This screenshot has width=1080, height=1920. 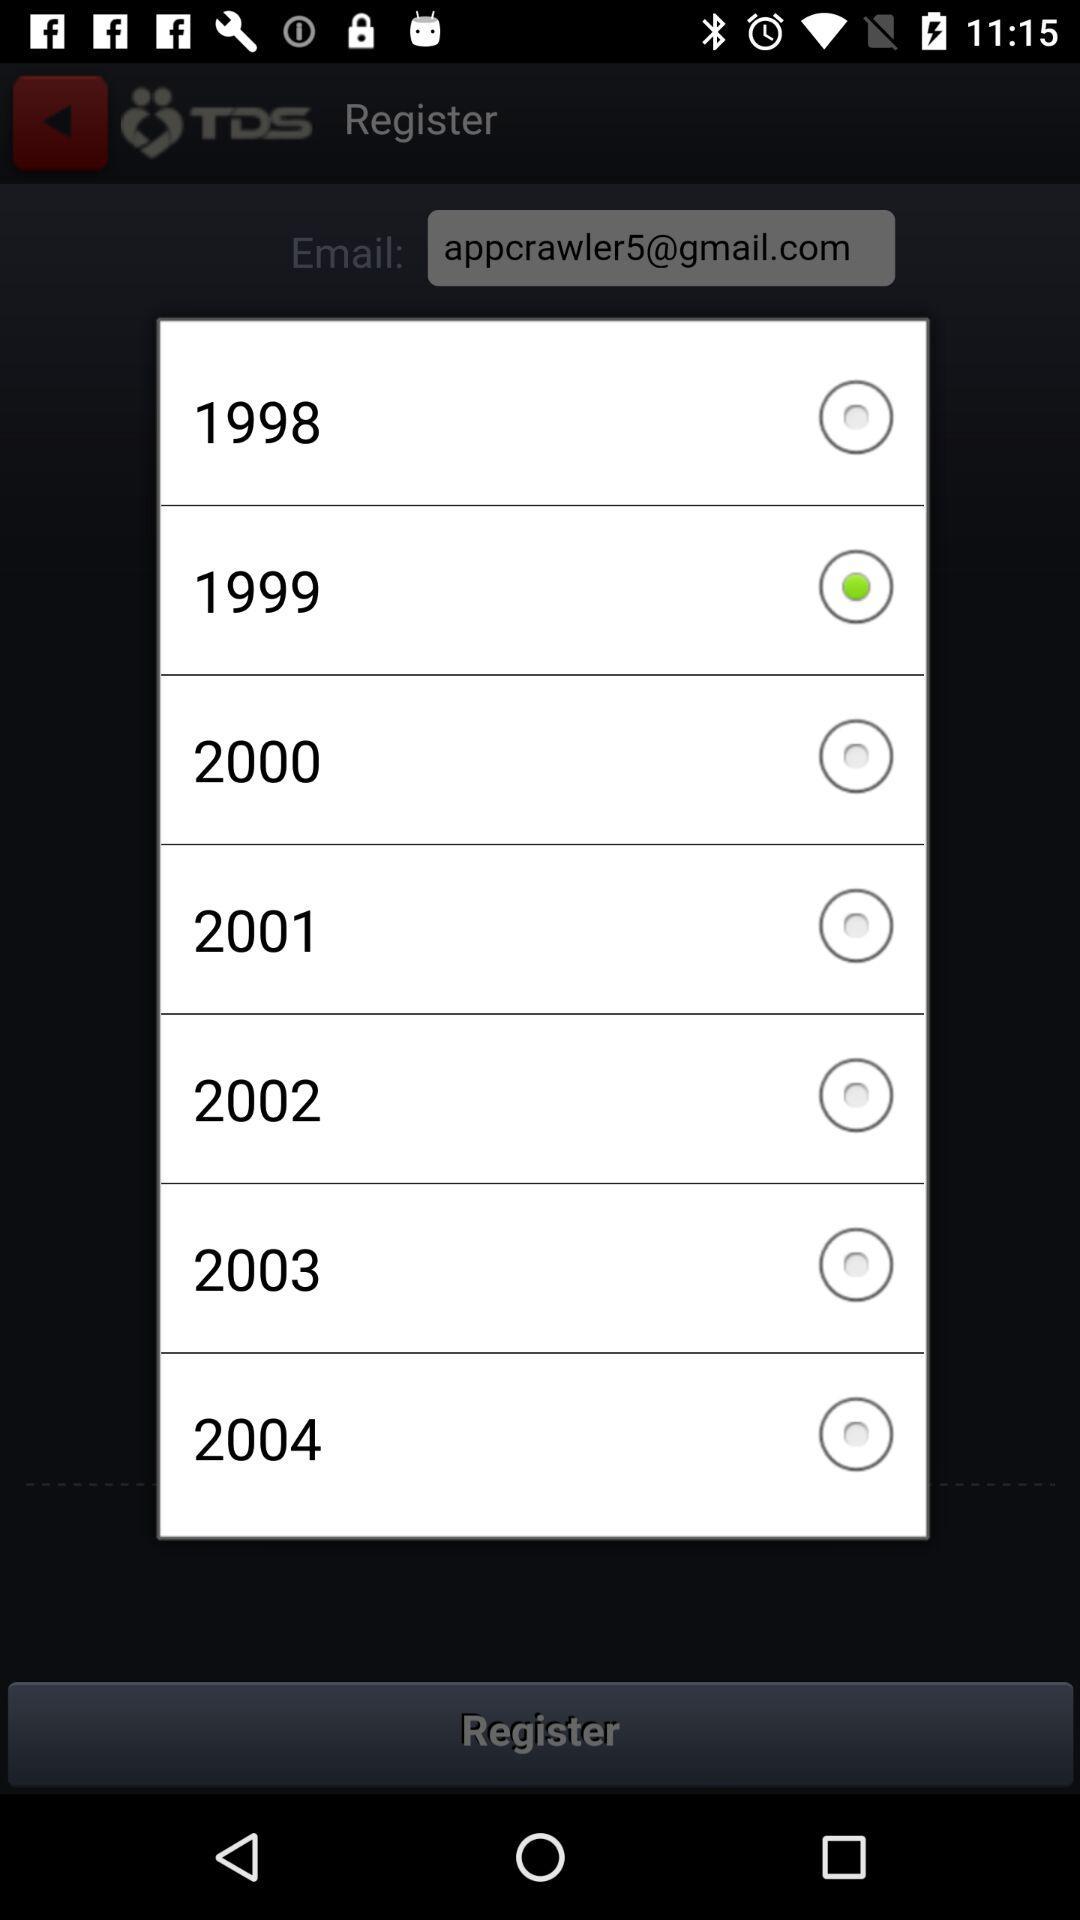 I want to click on the 2000 item, so click(x=542, y=758).